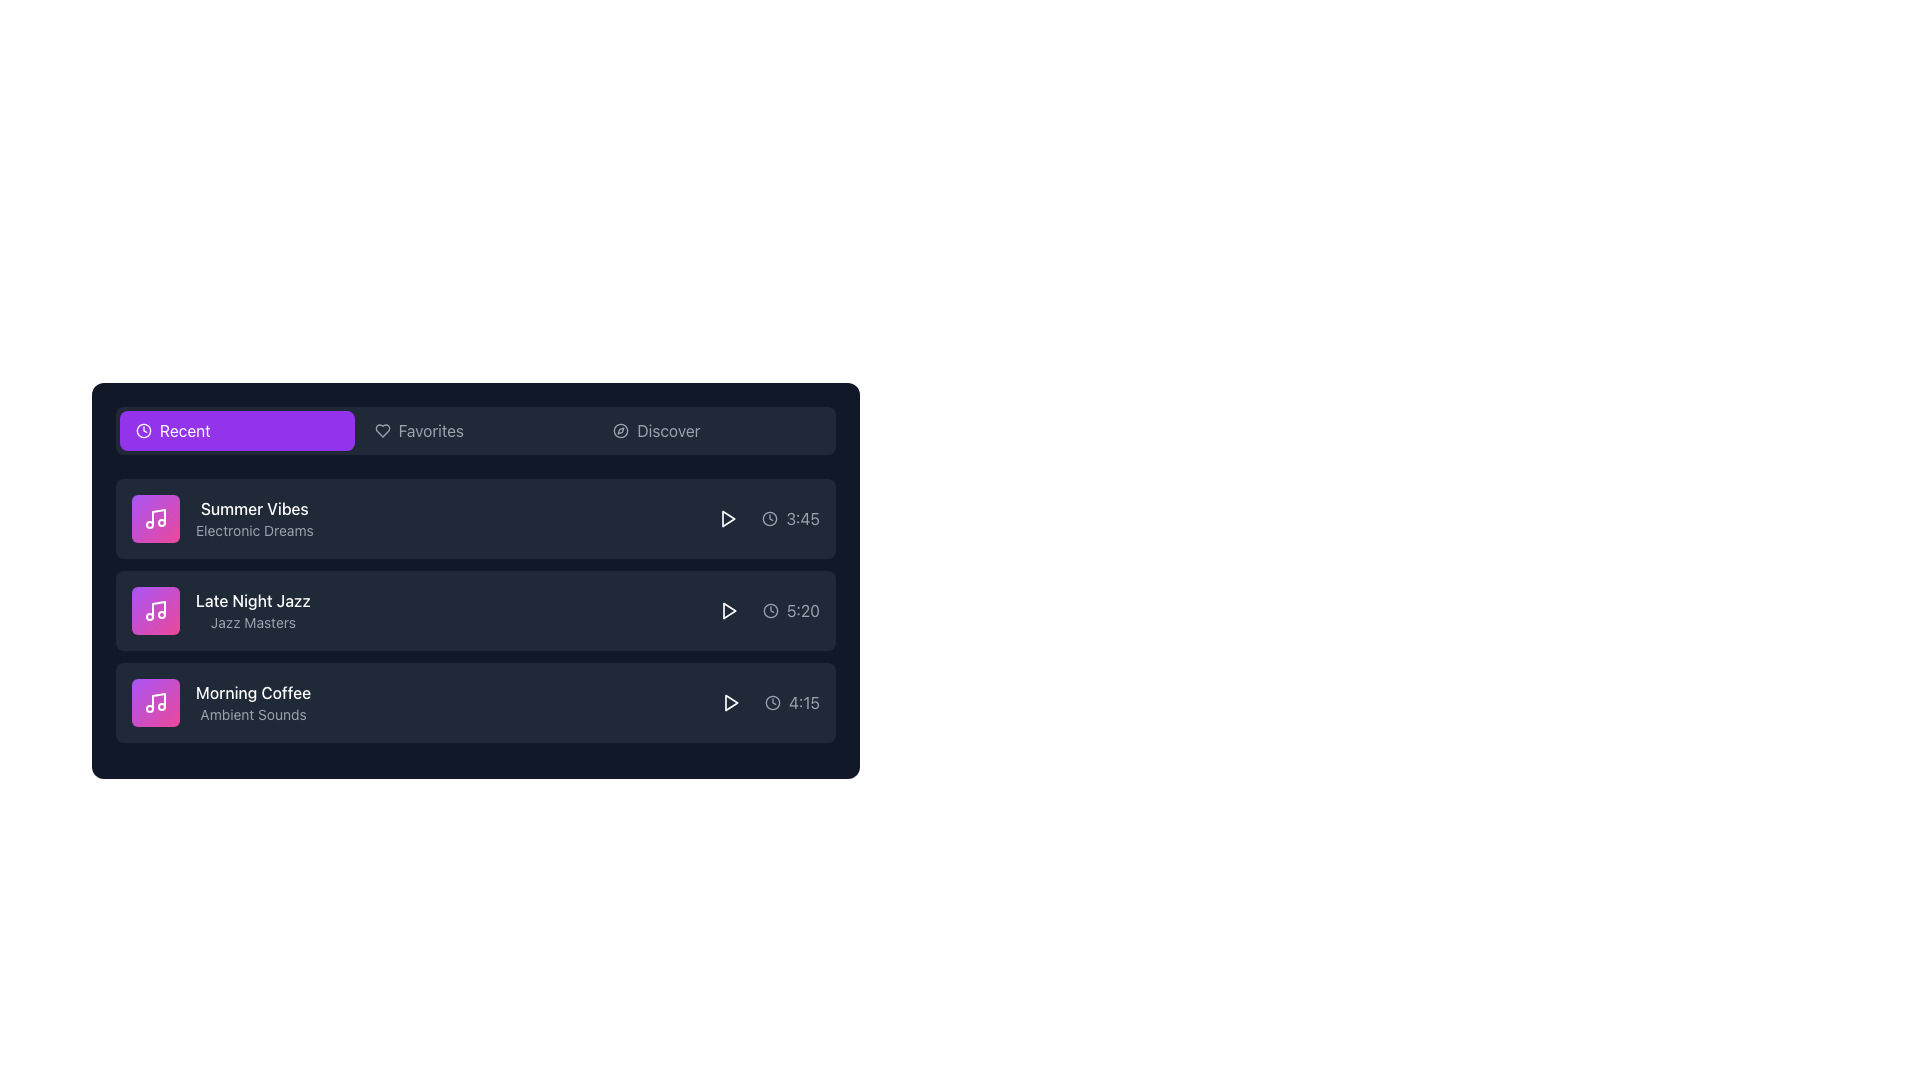  What do you see at coordinates (474, 701) in the screenshot?
I see `the third track item` at bounding box center [474, 701].